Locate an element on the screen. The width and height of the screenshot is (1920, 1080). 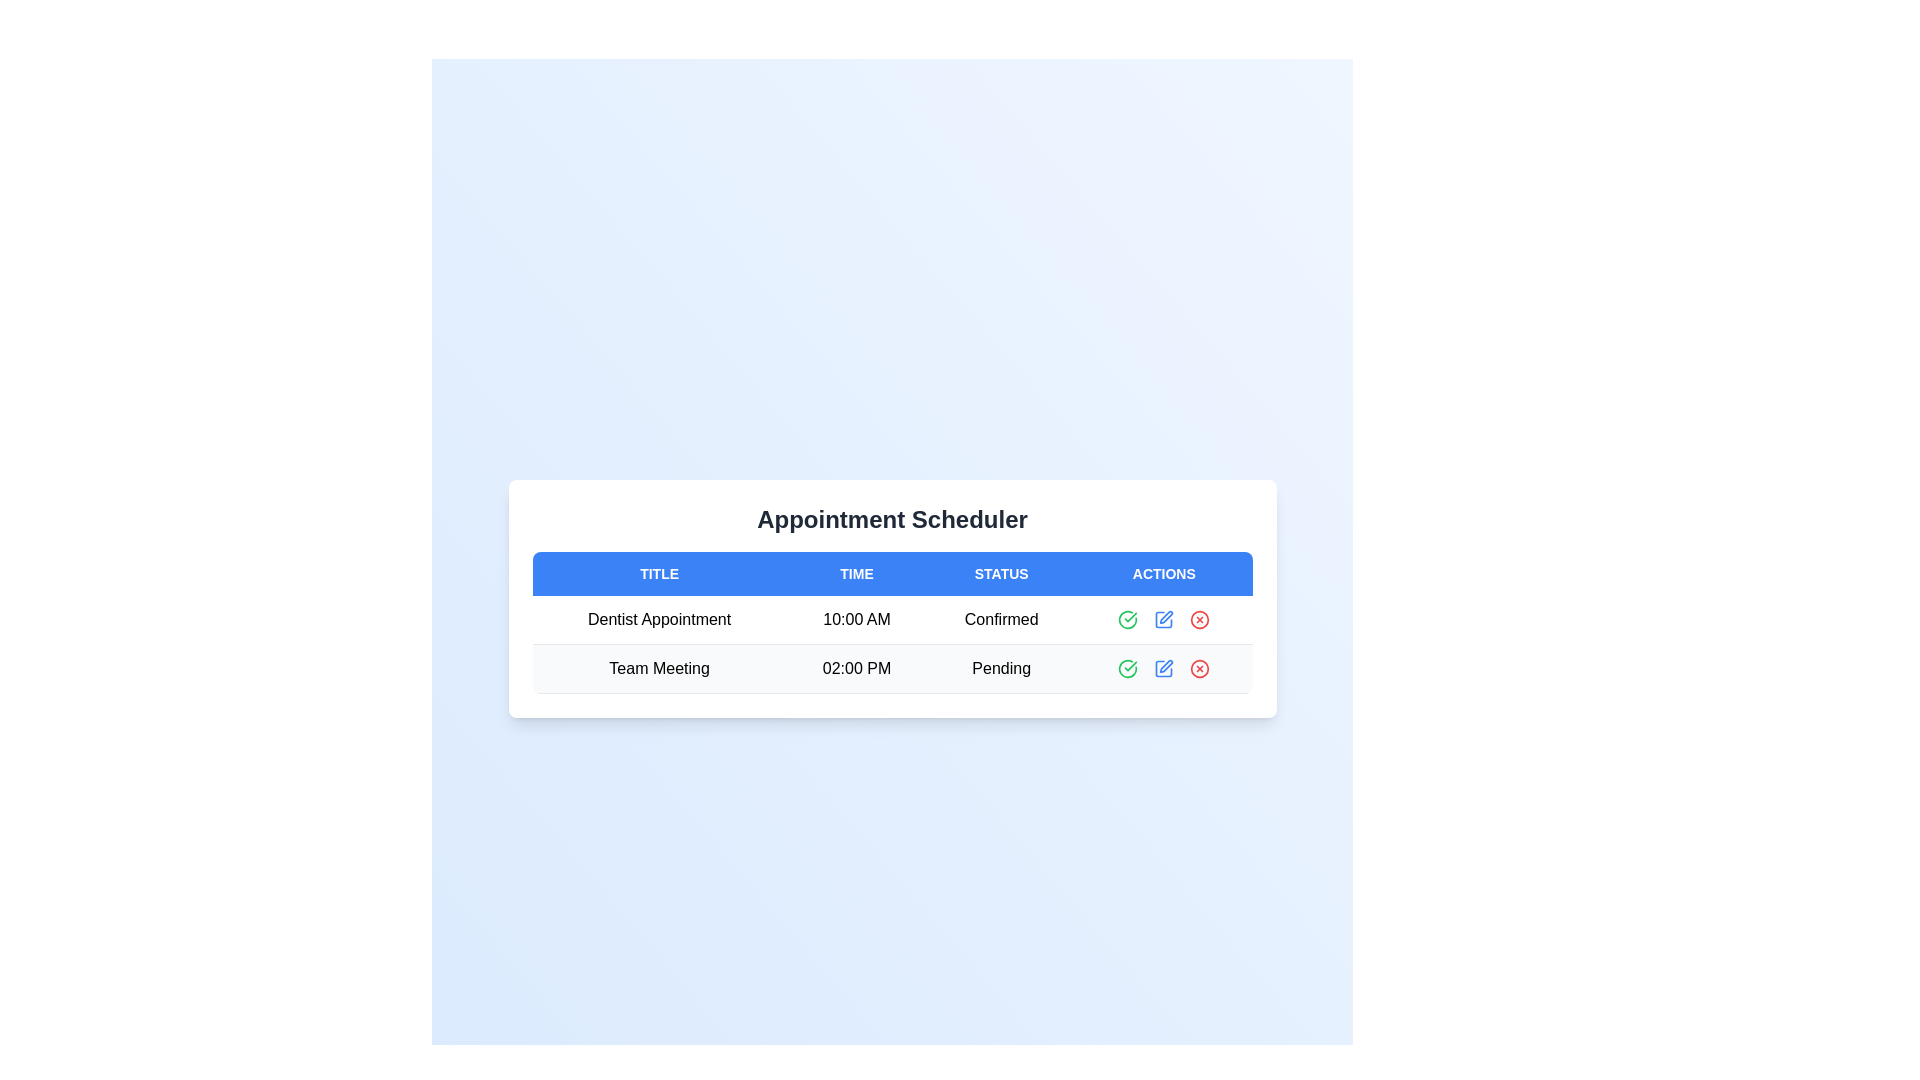
the SVG Circle Icon in the 'Actions' column of the first row under 'Appointment Scheduler' is located at coordinates (1200, 619).